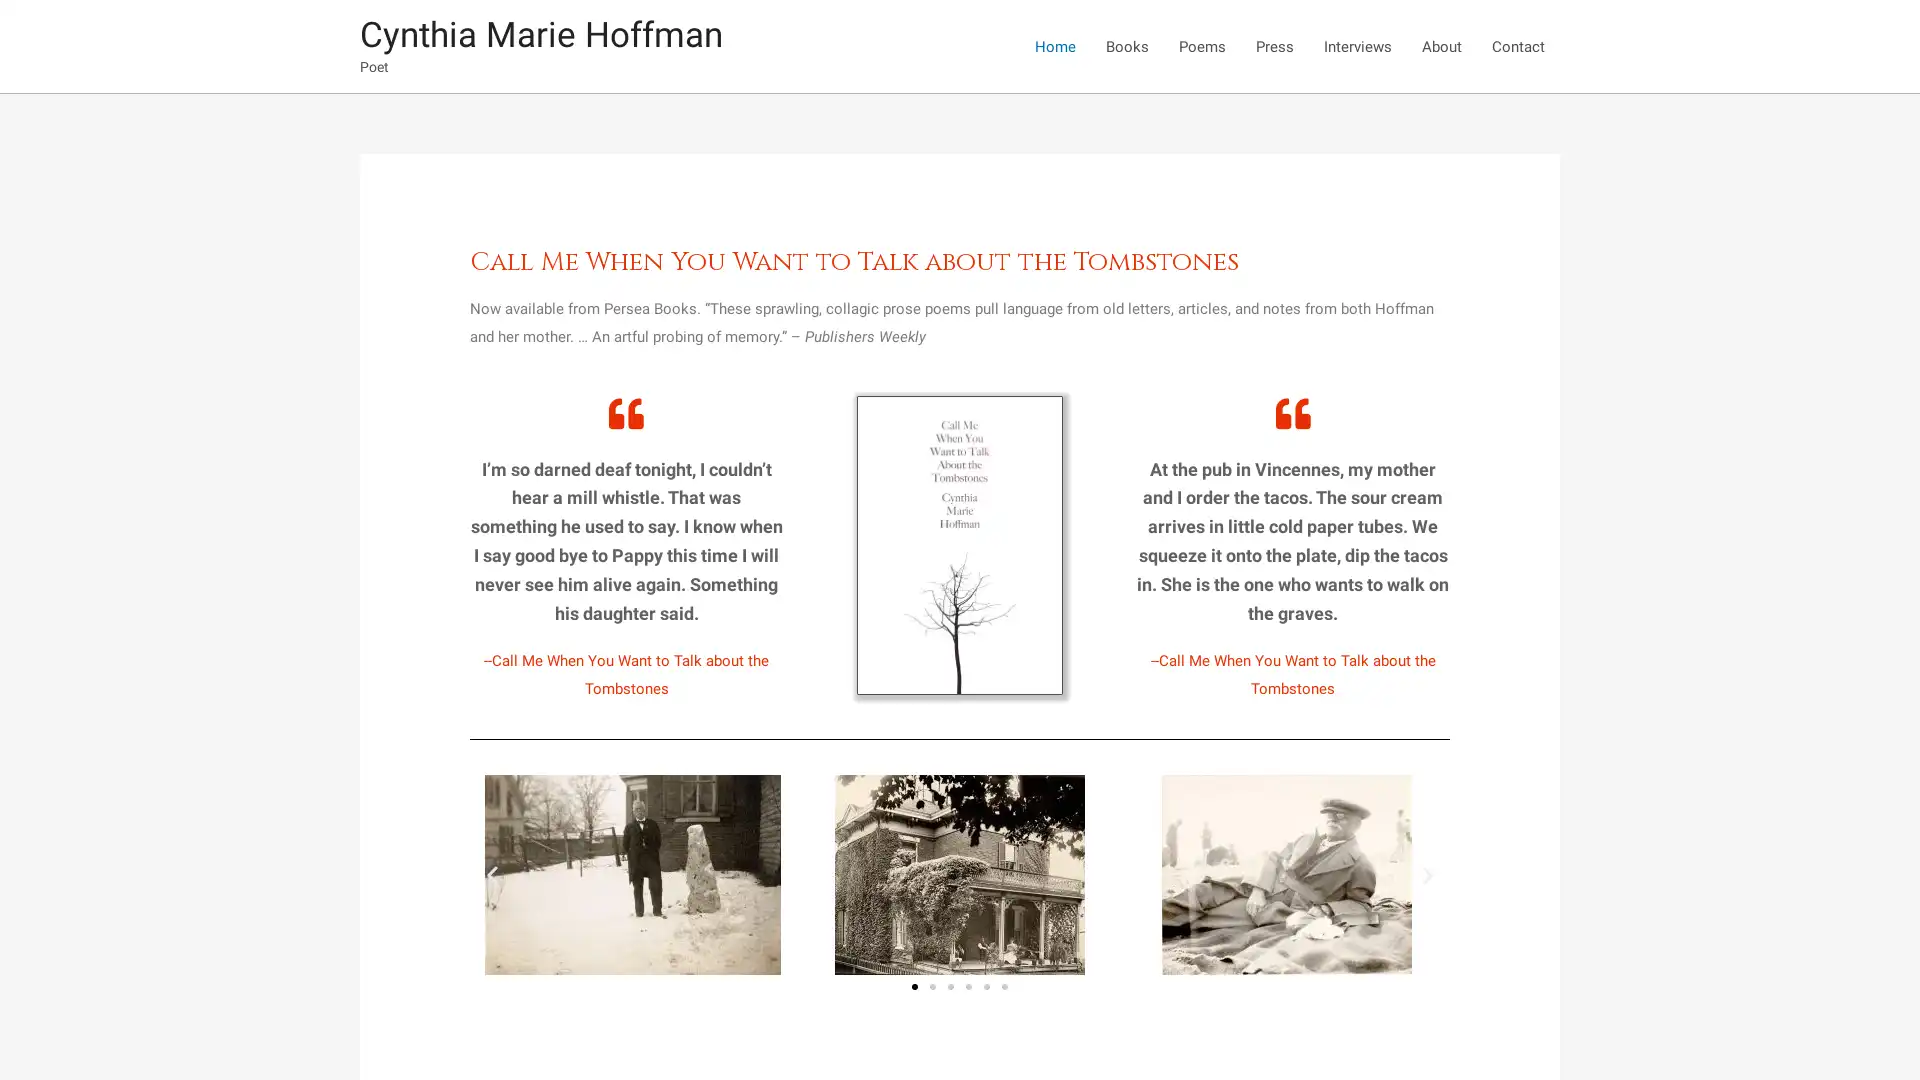 This screenshot has height=1080, width=1920. I want to click on Go to slide 5, so click(987, 986).